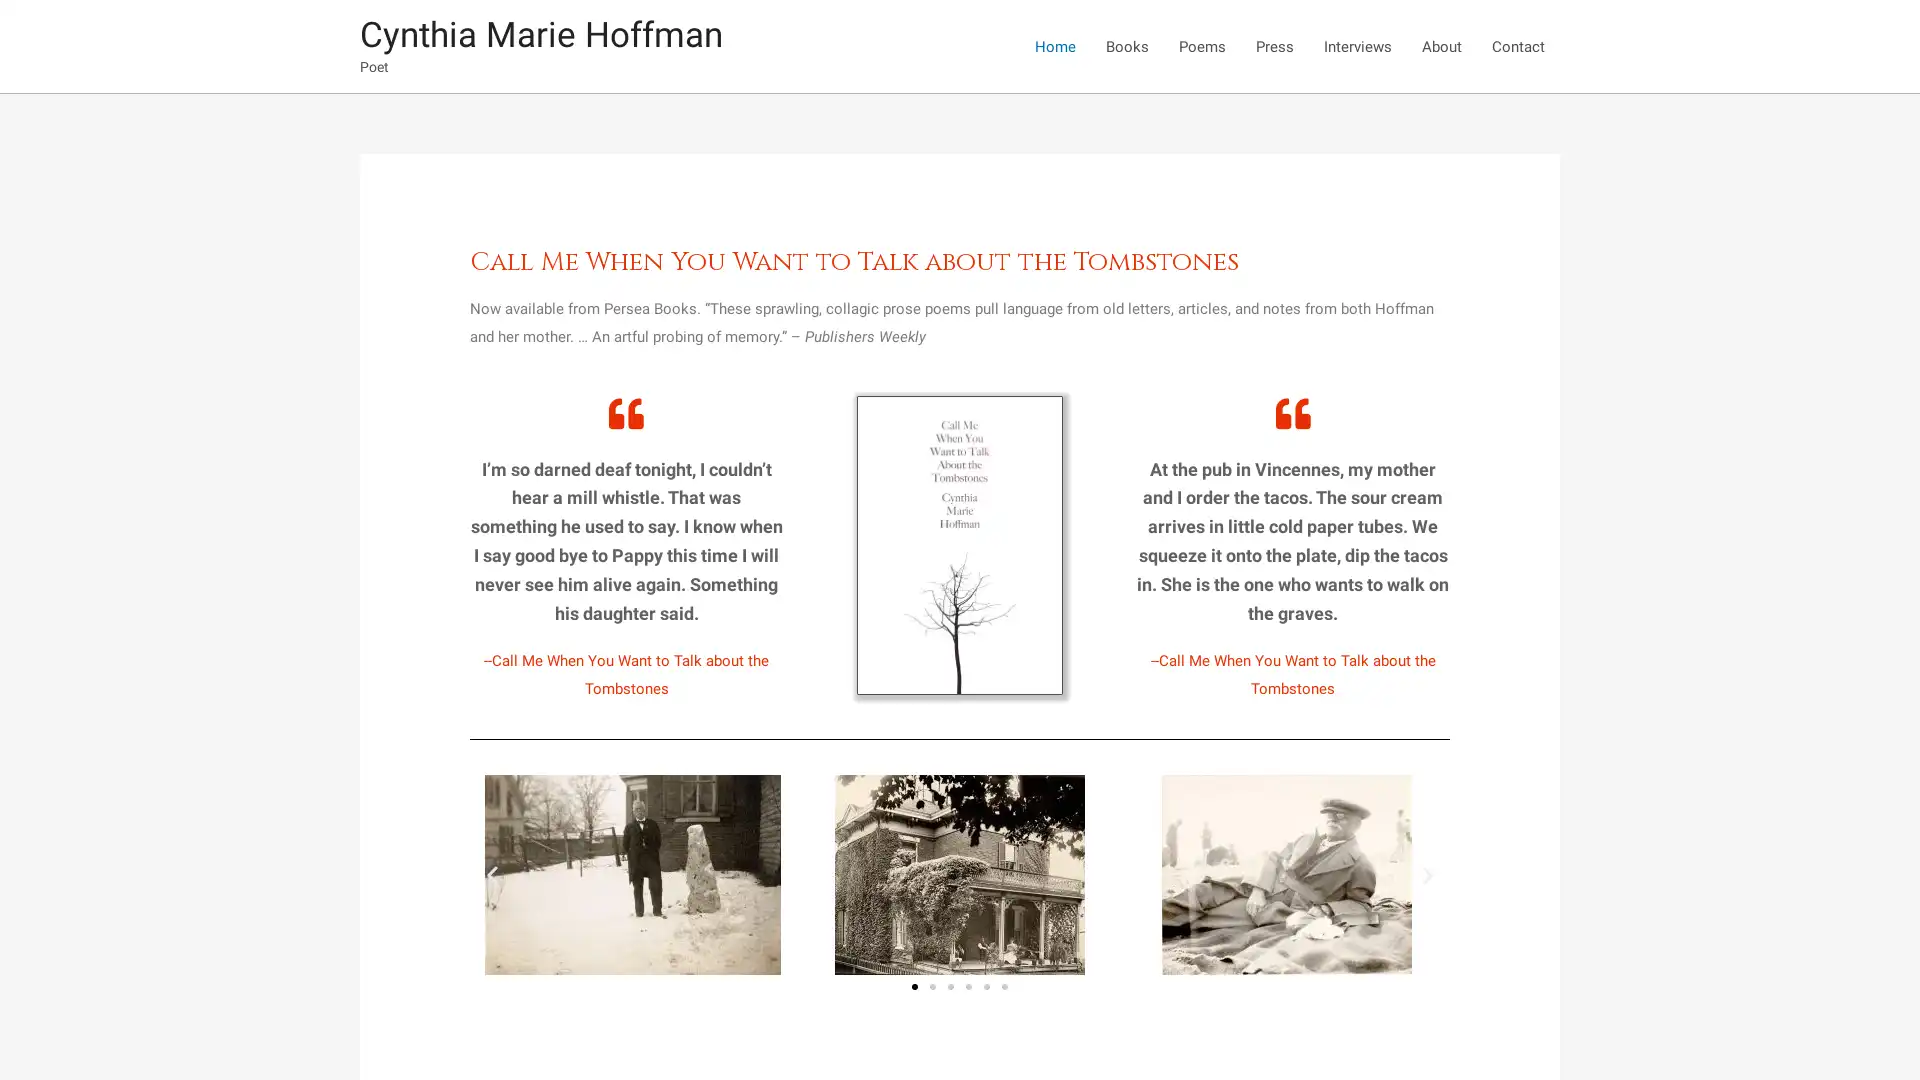 This screenshot has height=1080, width=1920. I want to click on Go to slide 5, so click(987, 986).